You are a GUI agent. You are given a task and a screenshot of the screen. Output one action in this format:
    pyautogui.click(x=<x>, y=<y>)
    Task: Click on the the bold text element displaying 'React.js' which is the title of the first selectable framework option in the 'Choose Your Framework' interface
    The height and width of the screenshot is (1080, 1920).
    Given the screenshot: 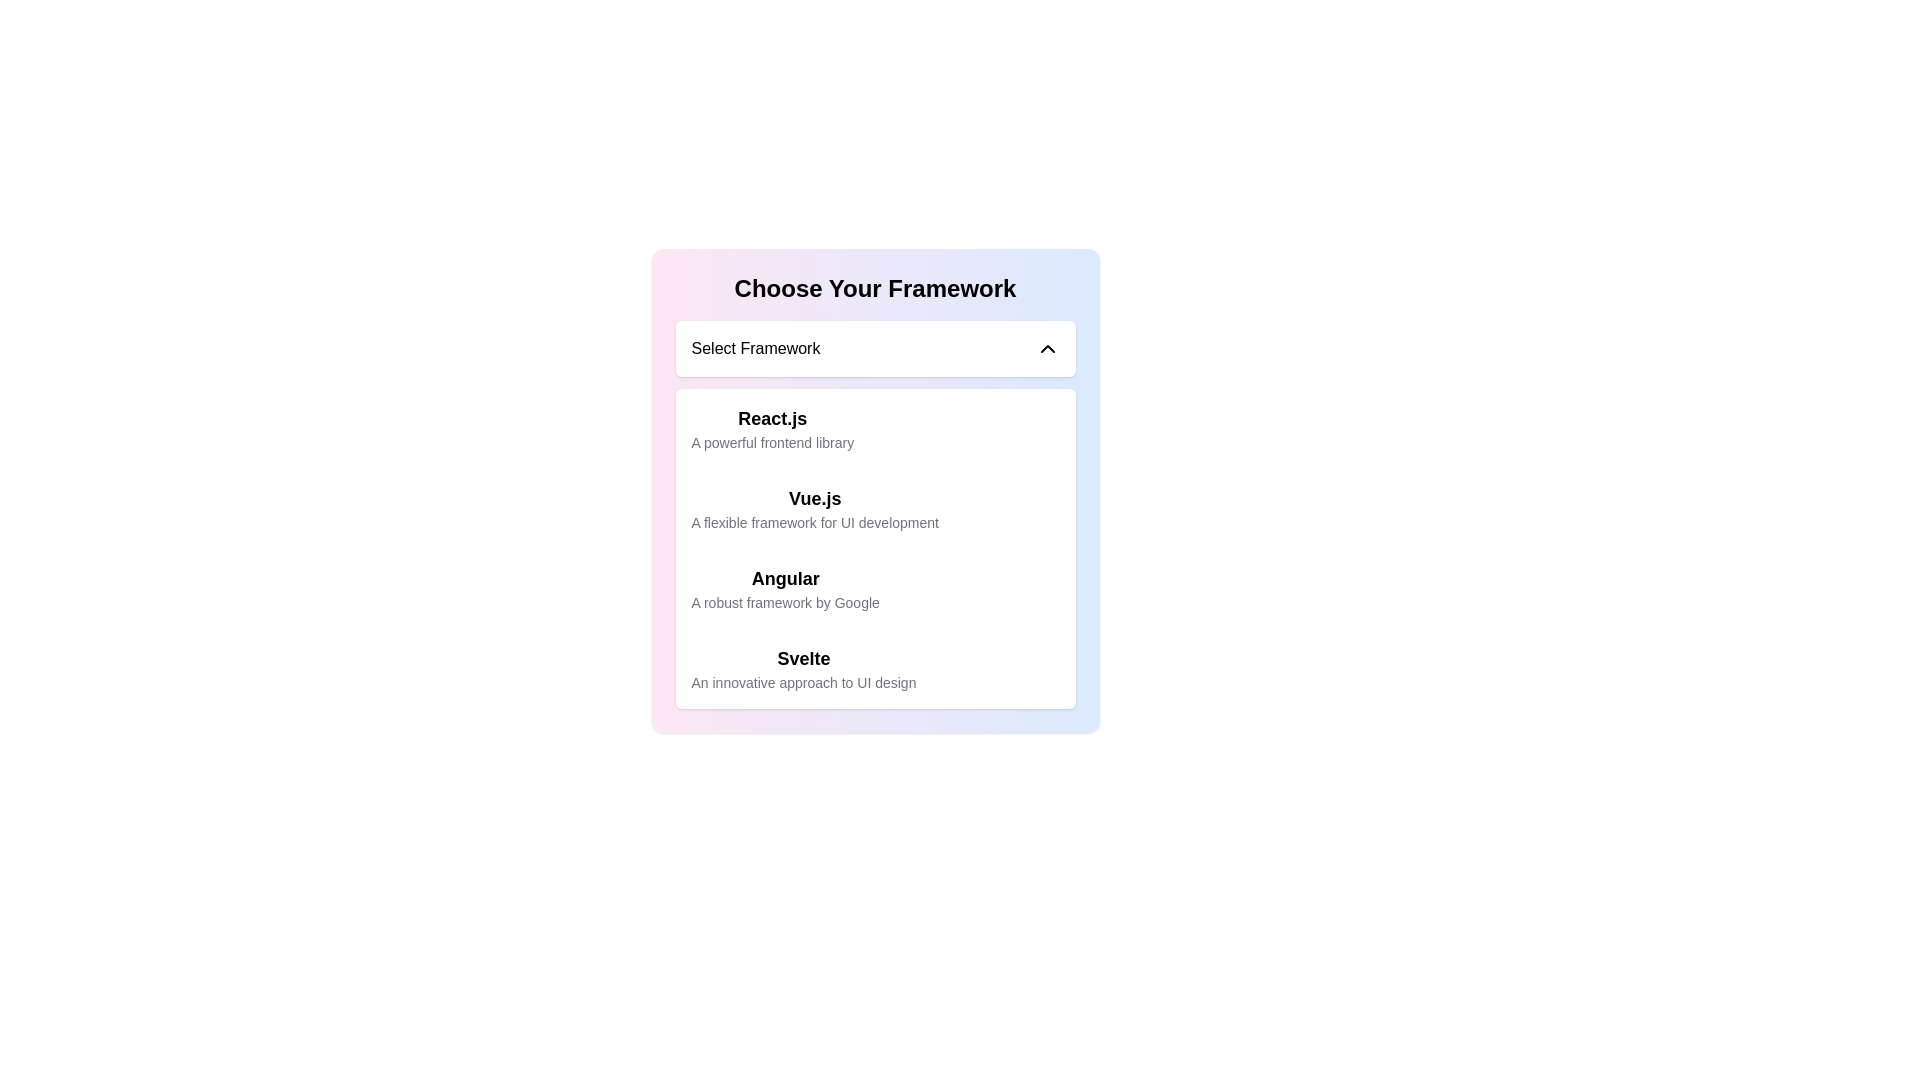 What is the action you would take?
    pyautogui.click(x=771, y=418)
    